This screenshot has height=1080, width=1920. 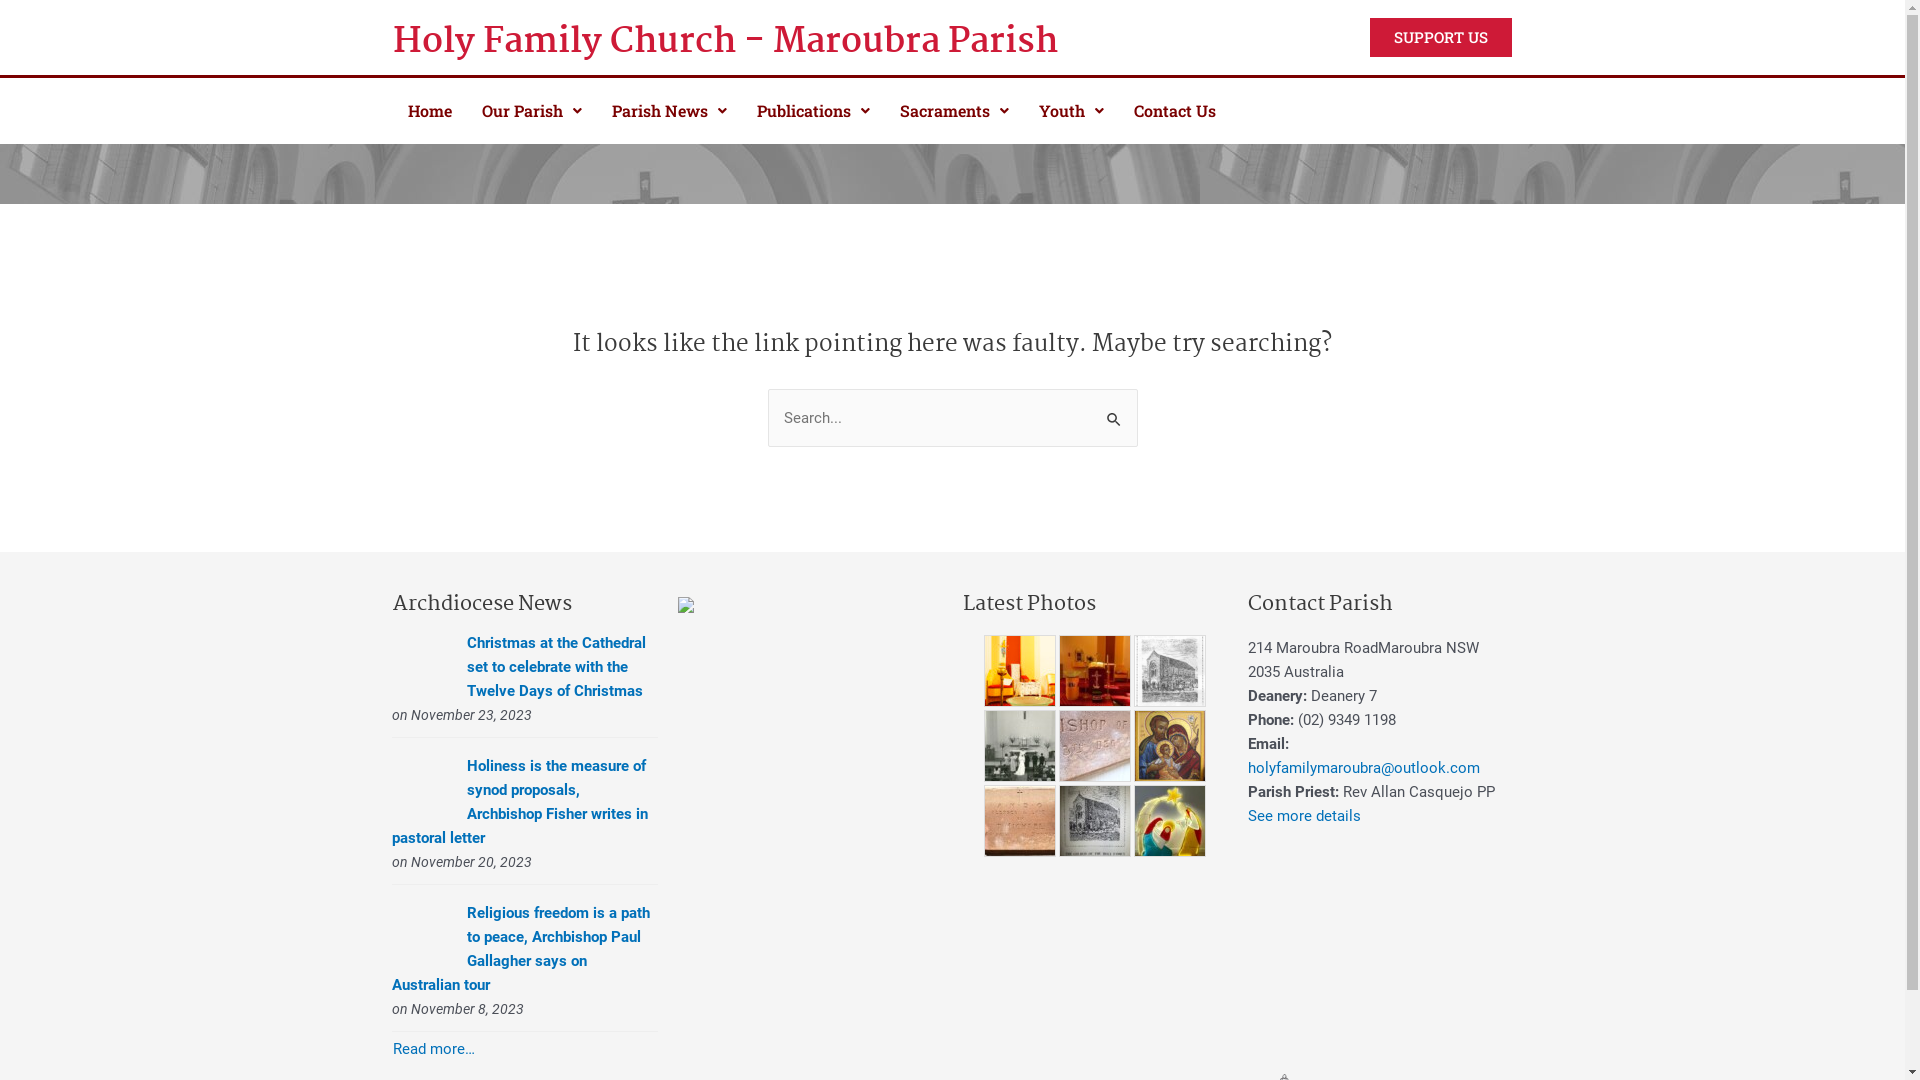 What do you see at coordinates (594, 111) in the screenshot?
I see `'Parish News'` at bounding box center [594, 111].